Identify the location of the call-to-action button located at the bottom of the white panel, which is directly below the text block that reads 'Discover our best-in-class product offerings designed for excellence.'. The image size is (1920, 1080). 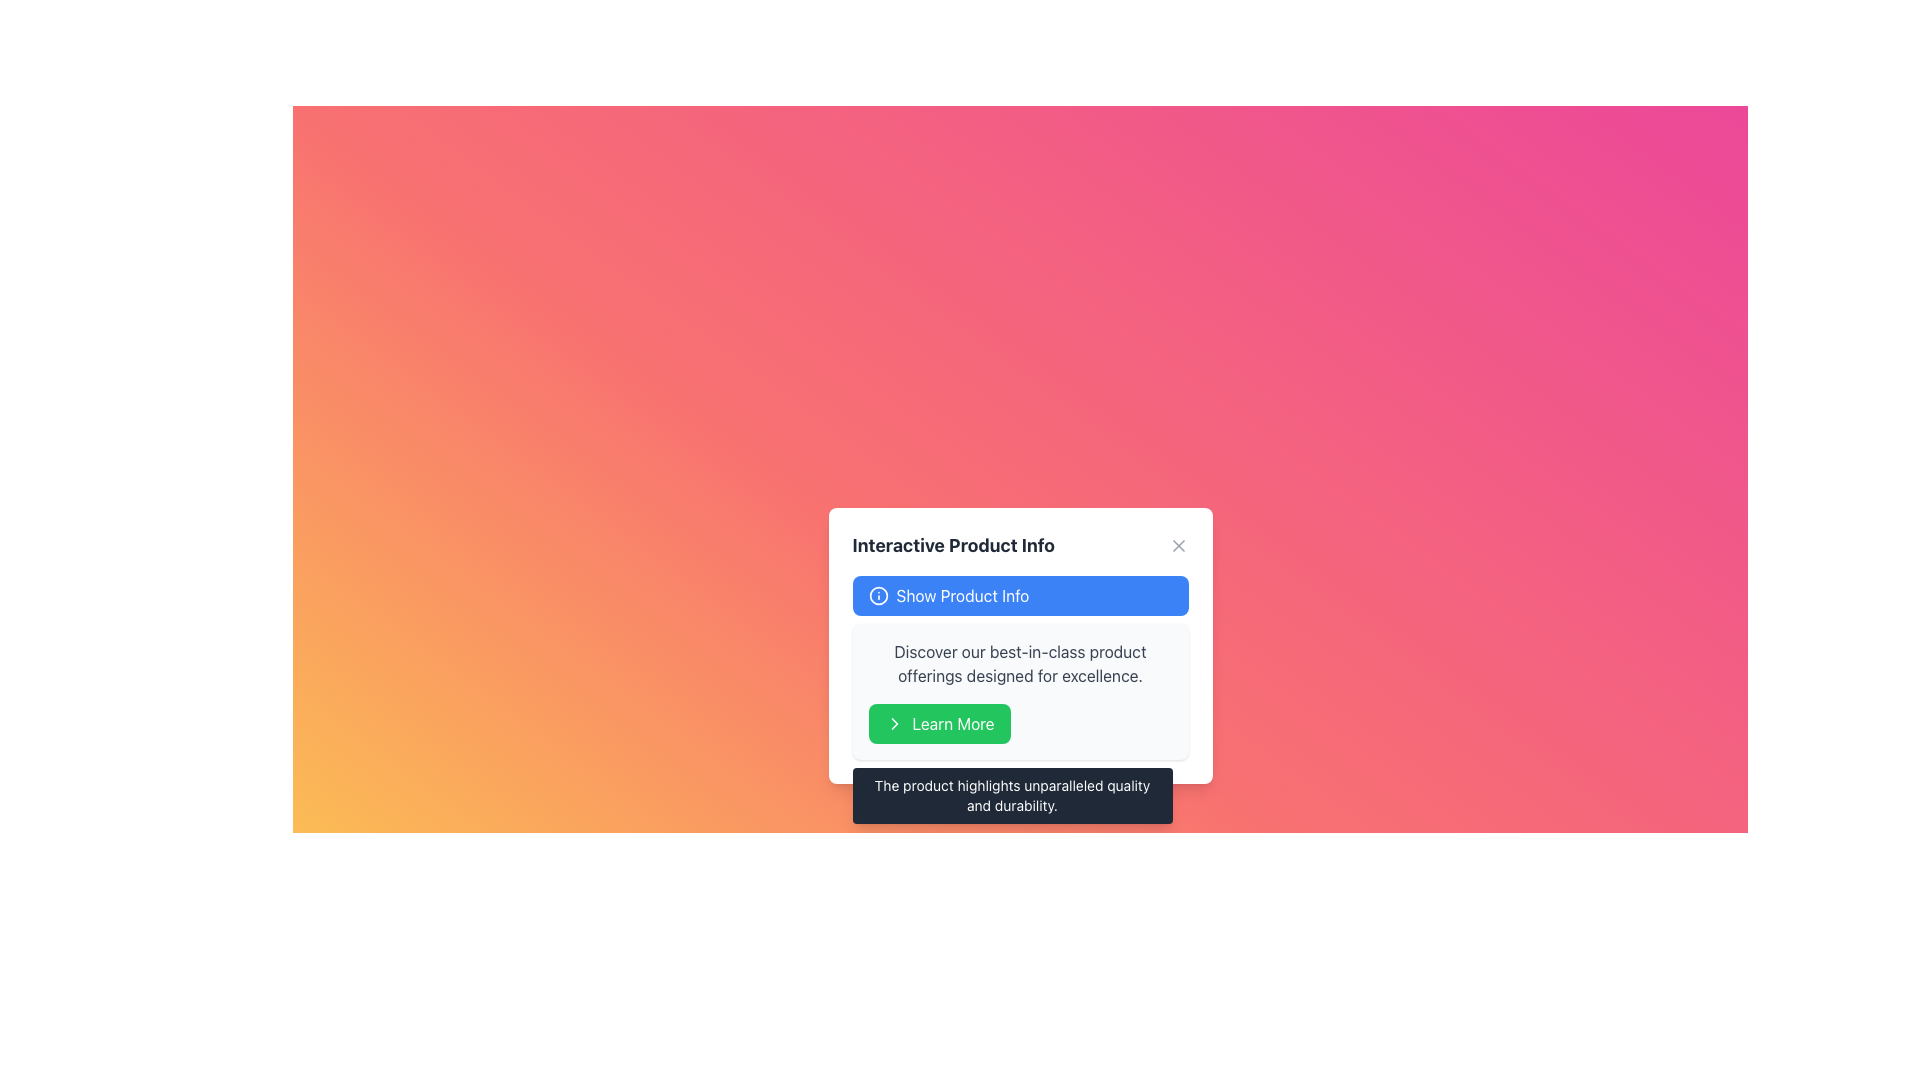
(938, 724).